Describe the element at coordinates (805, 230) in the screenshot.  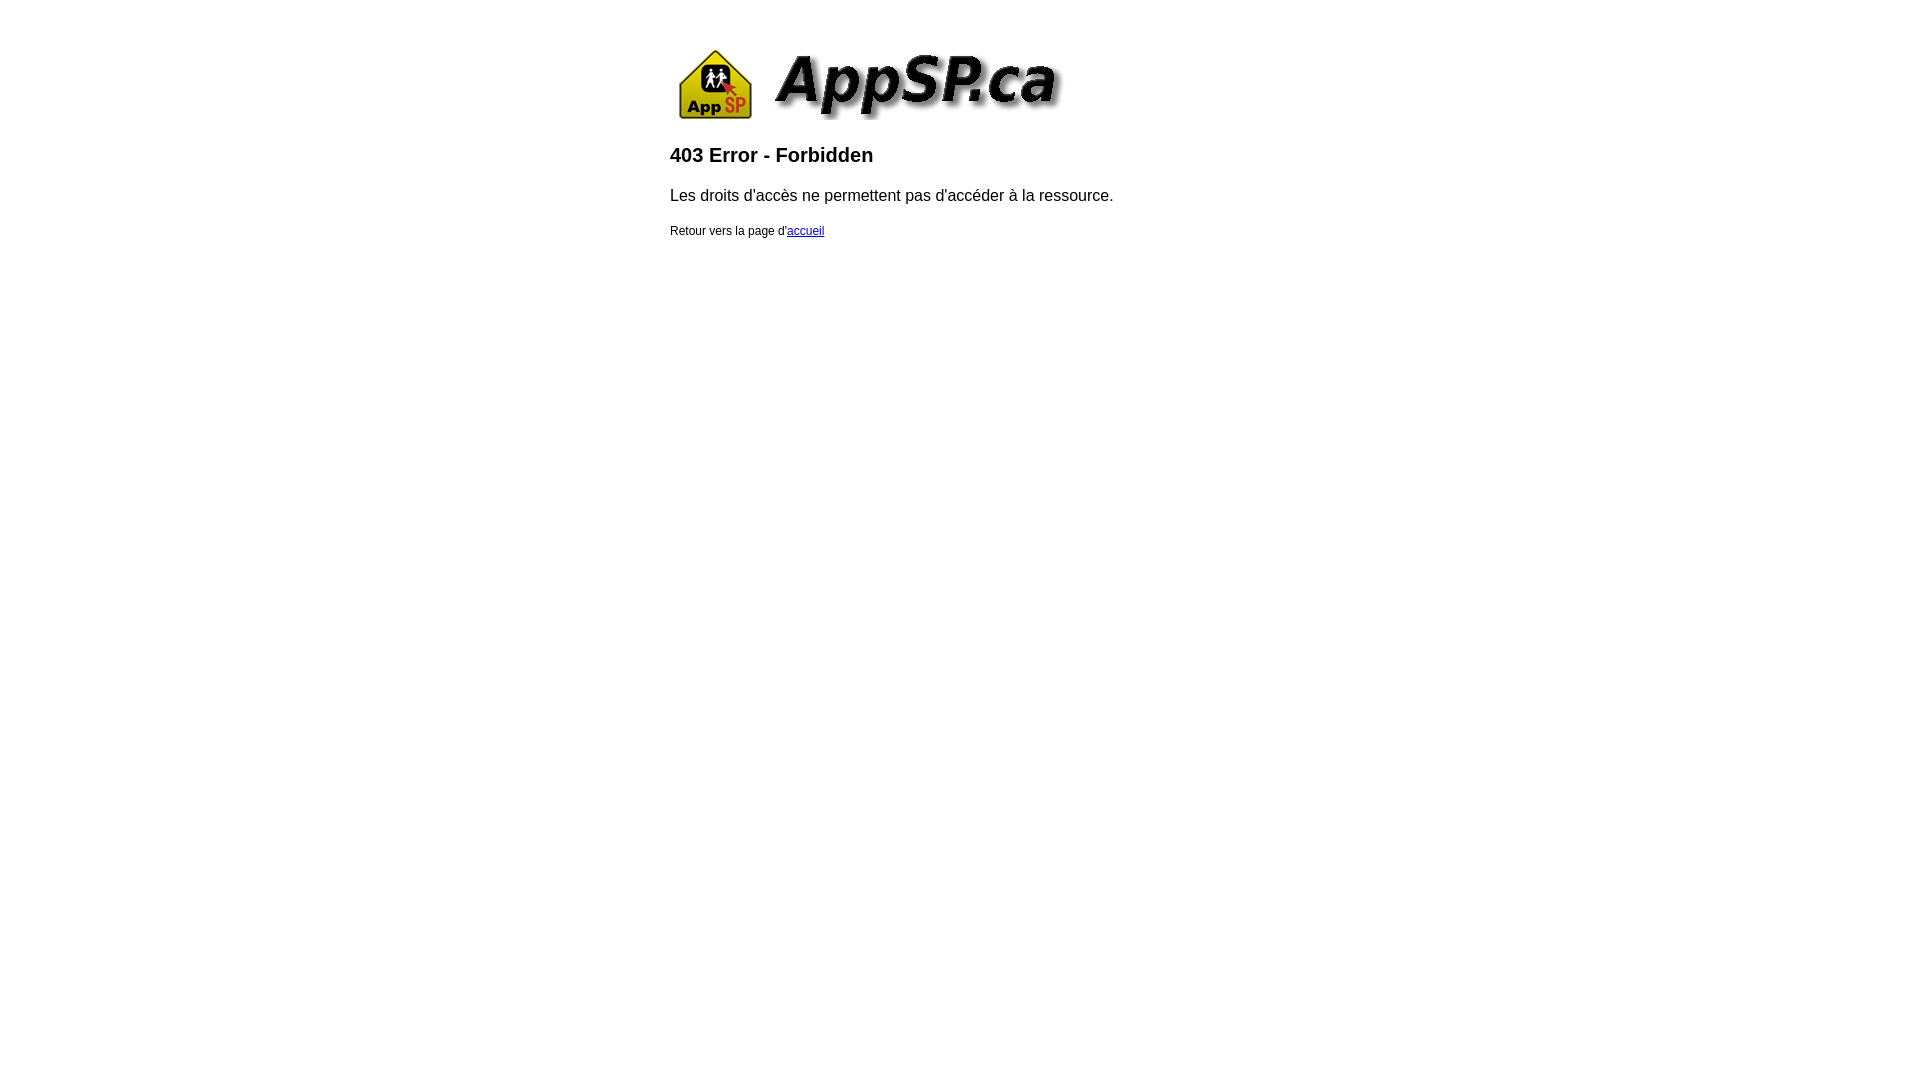
I see `'accueil'` at that location.